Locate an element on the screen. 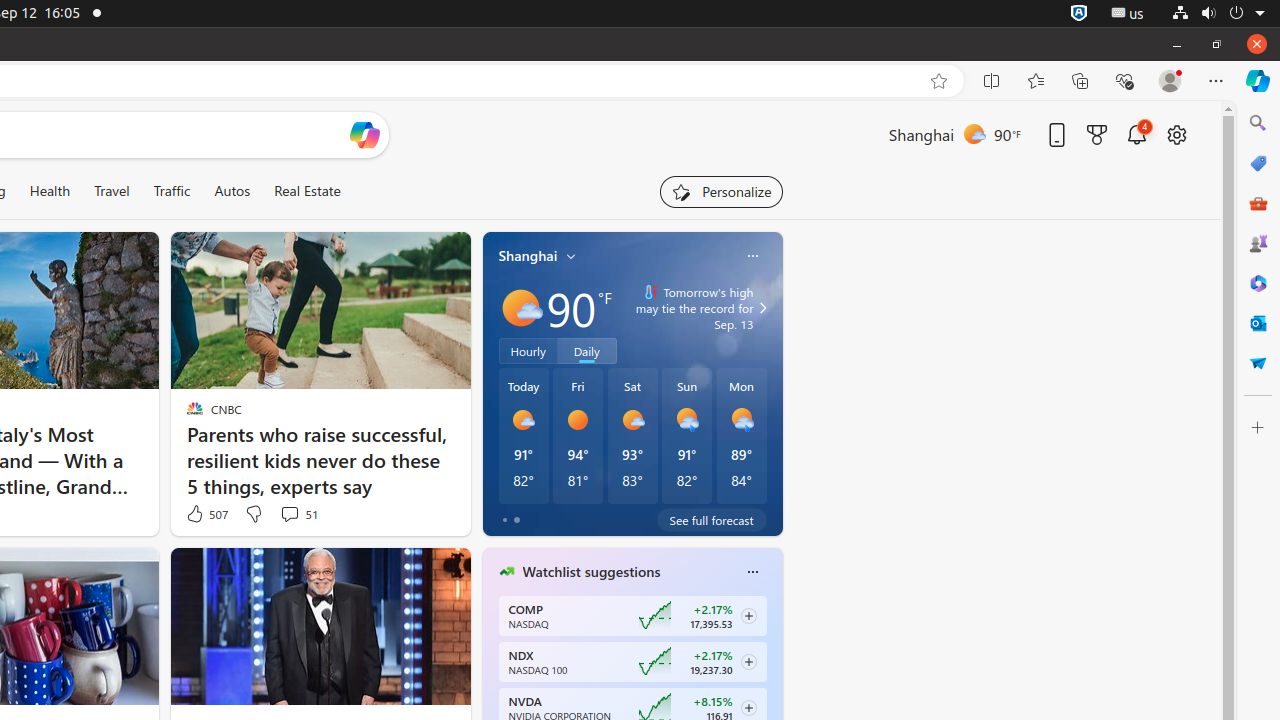 The height and width of the screenshot is (720, 1280). 'Real Estate' is located at coordinates (306, 191).